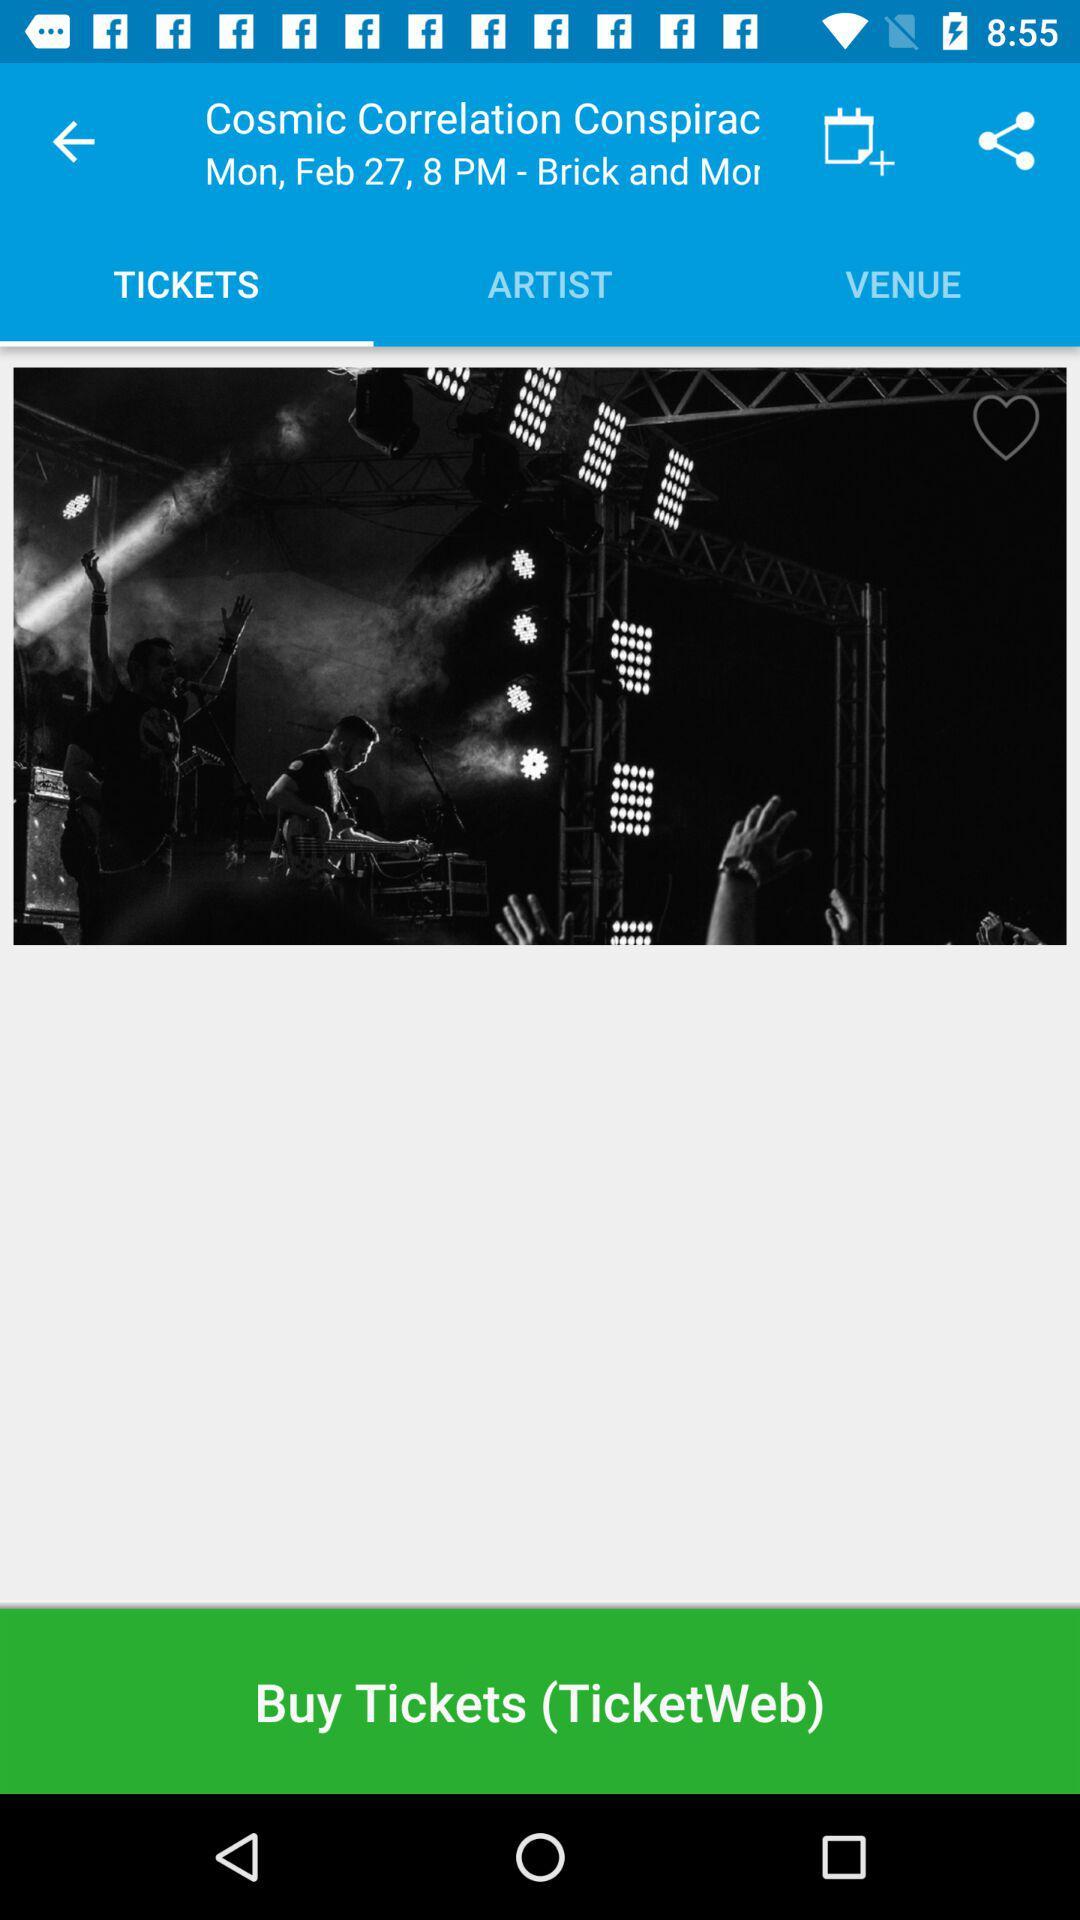 This screenshot has height=1920, width=1080. Describe the element at coordinates (858, 140) in the screenshot. I see `the item above venue` at that location.